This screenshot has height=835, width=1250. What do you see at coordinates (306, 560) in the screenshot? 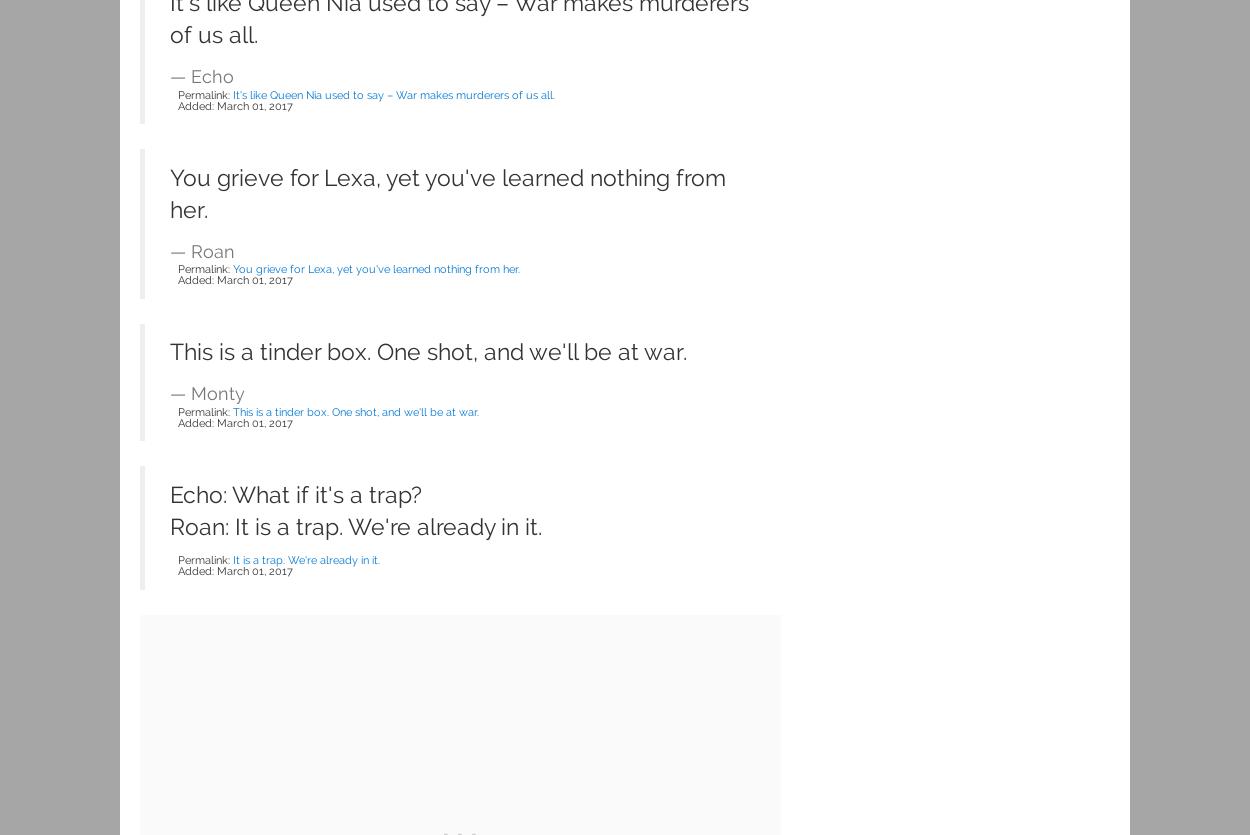
I see `'It is a trap. We're already in it.'` at bounding box center [306, 560].